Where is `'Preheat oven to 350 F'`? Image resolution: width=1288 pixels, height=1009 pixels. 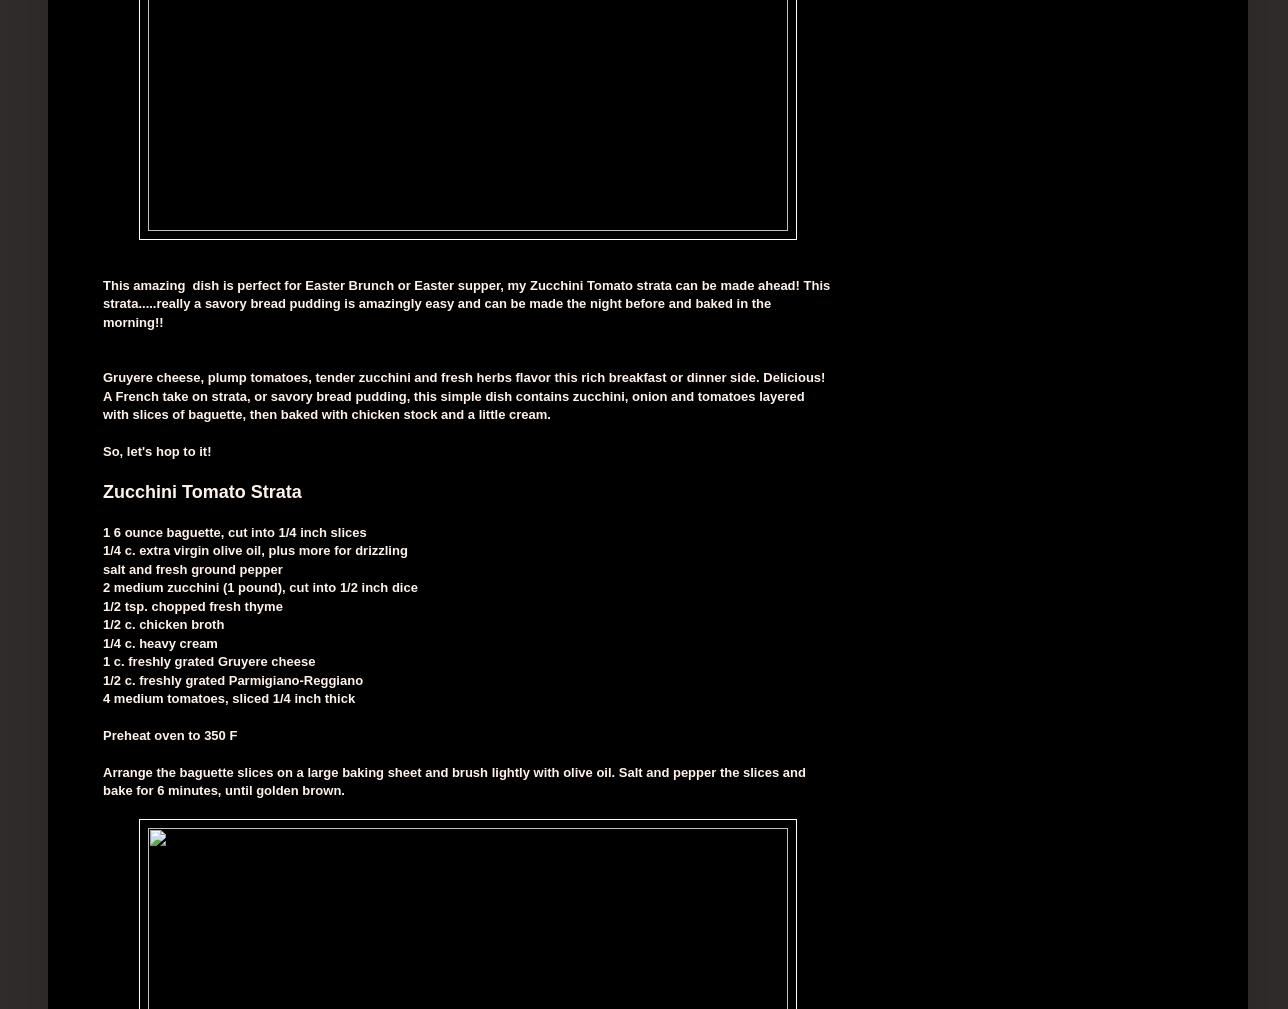 'Preheat oven to 350 F' is located at coordinates (170, 734).